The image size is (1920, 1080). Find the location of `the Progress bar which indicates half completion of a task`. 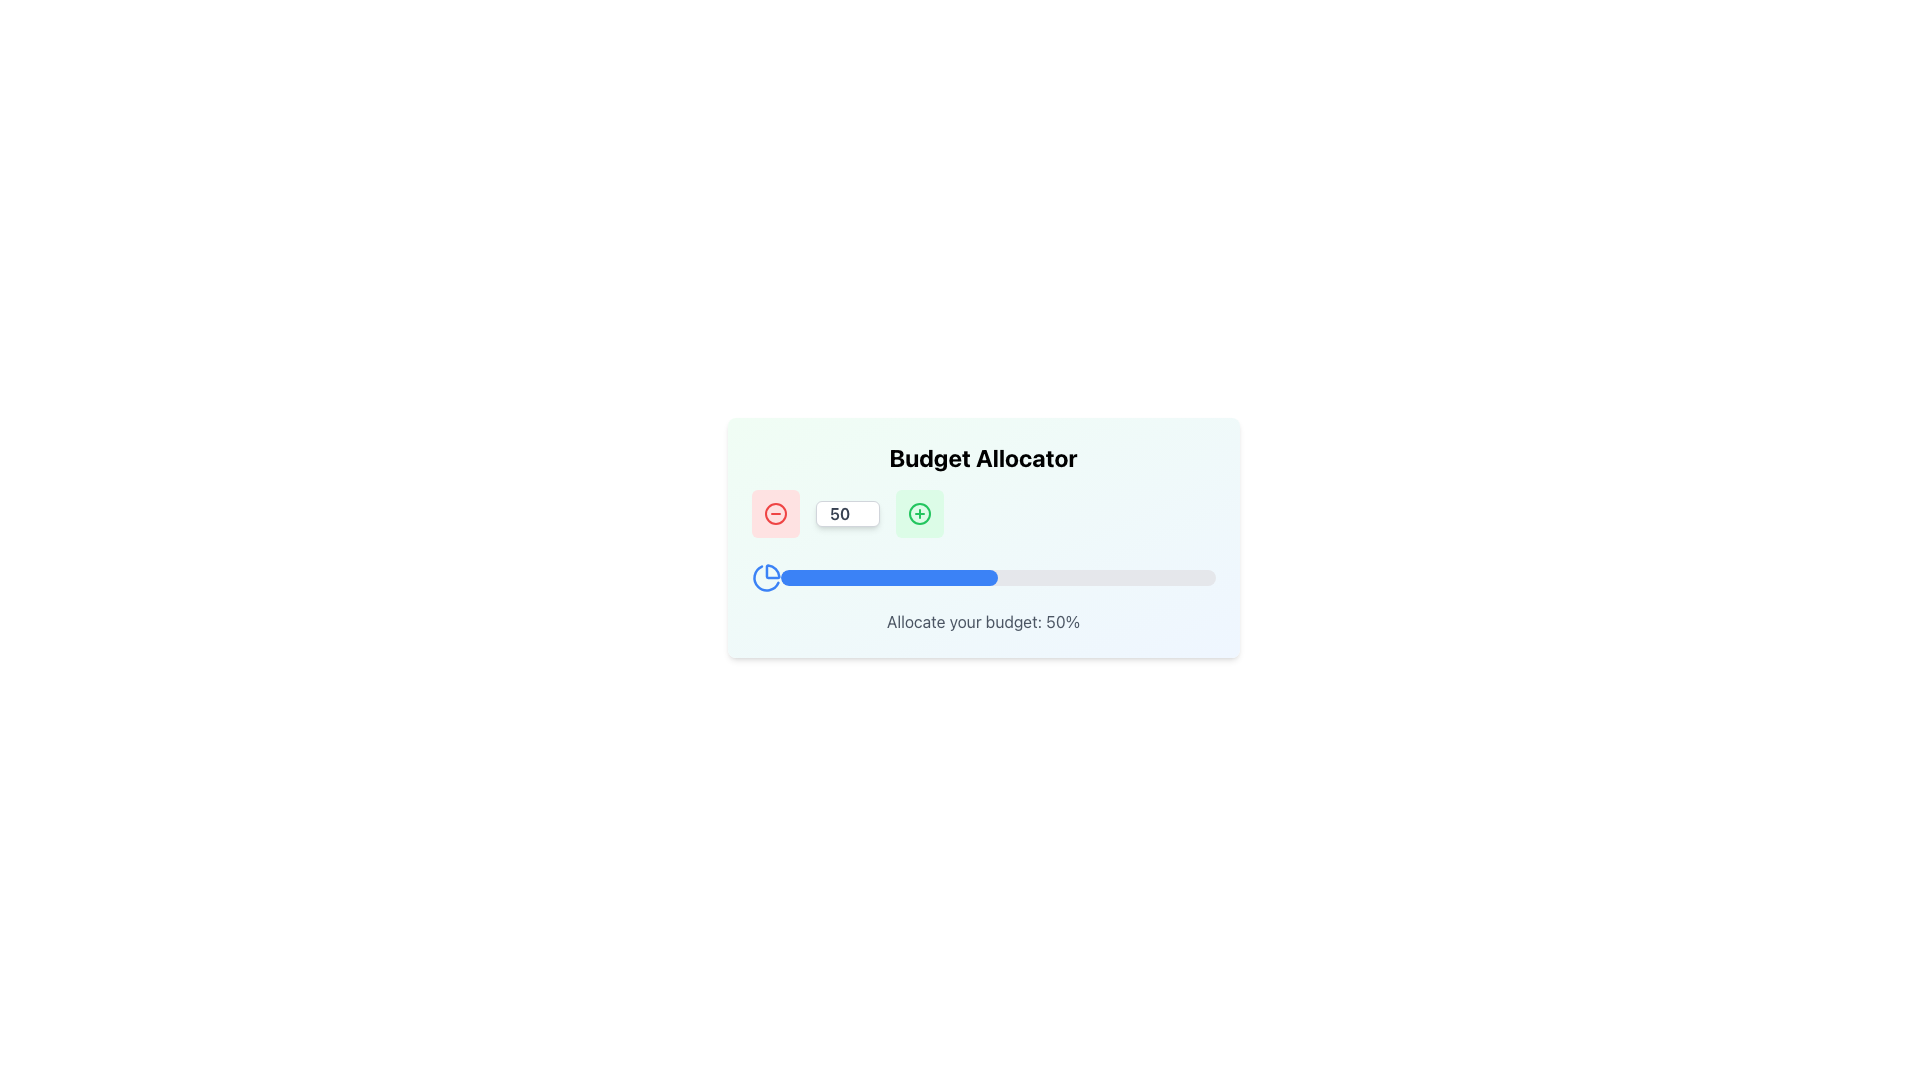

the Progress bar which indicates half completion of a task is located at coordinates (888, 578).